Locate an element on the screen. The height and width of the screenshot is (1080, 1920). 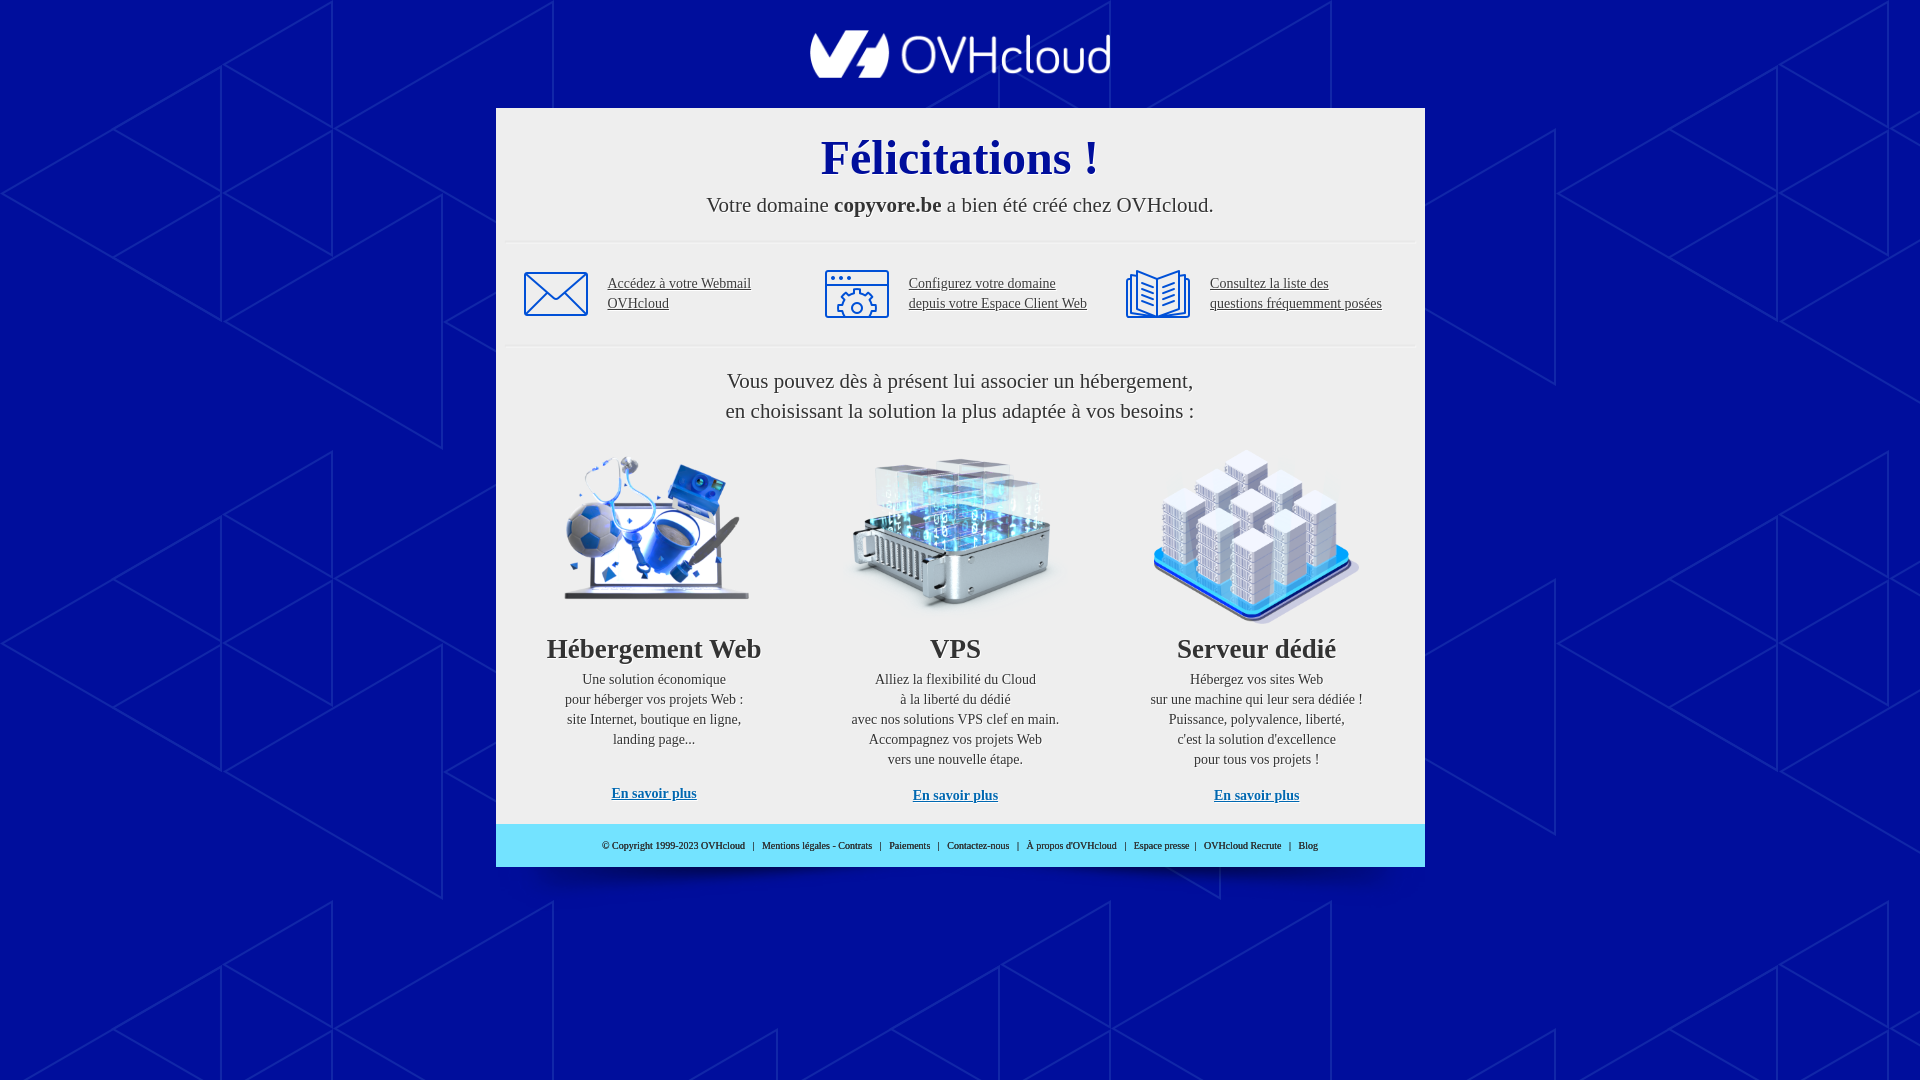
'En savoir plus' is located at coordinates (954, 794).